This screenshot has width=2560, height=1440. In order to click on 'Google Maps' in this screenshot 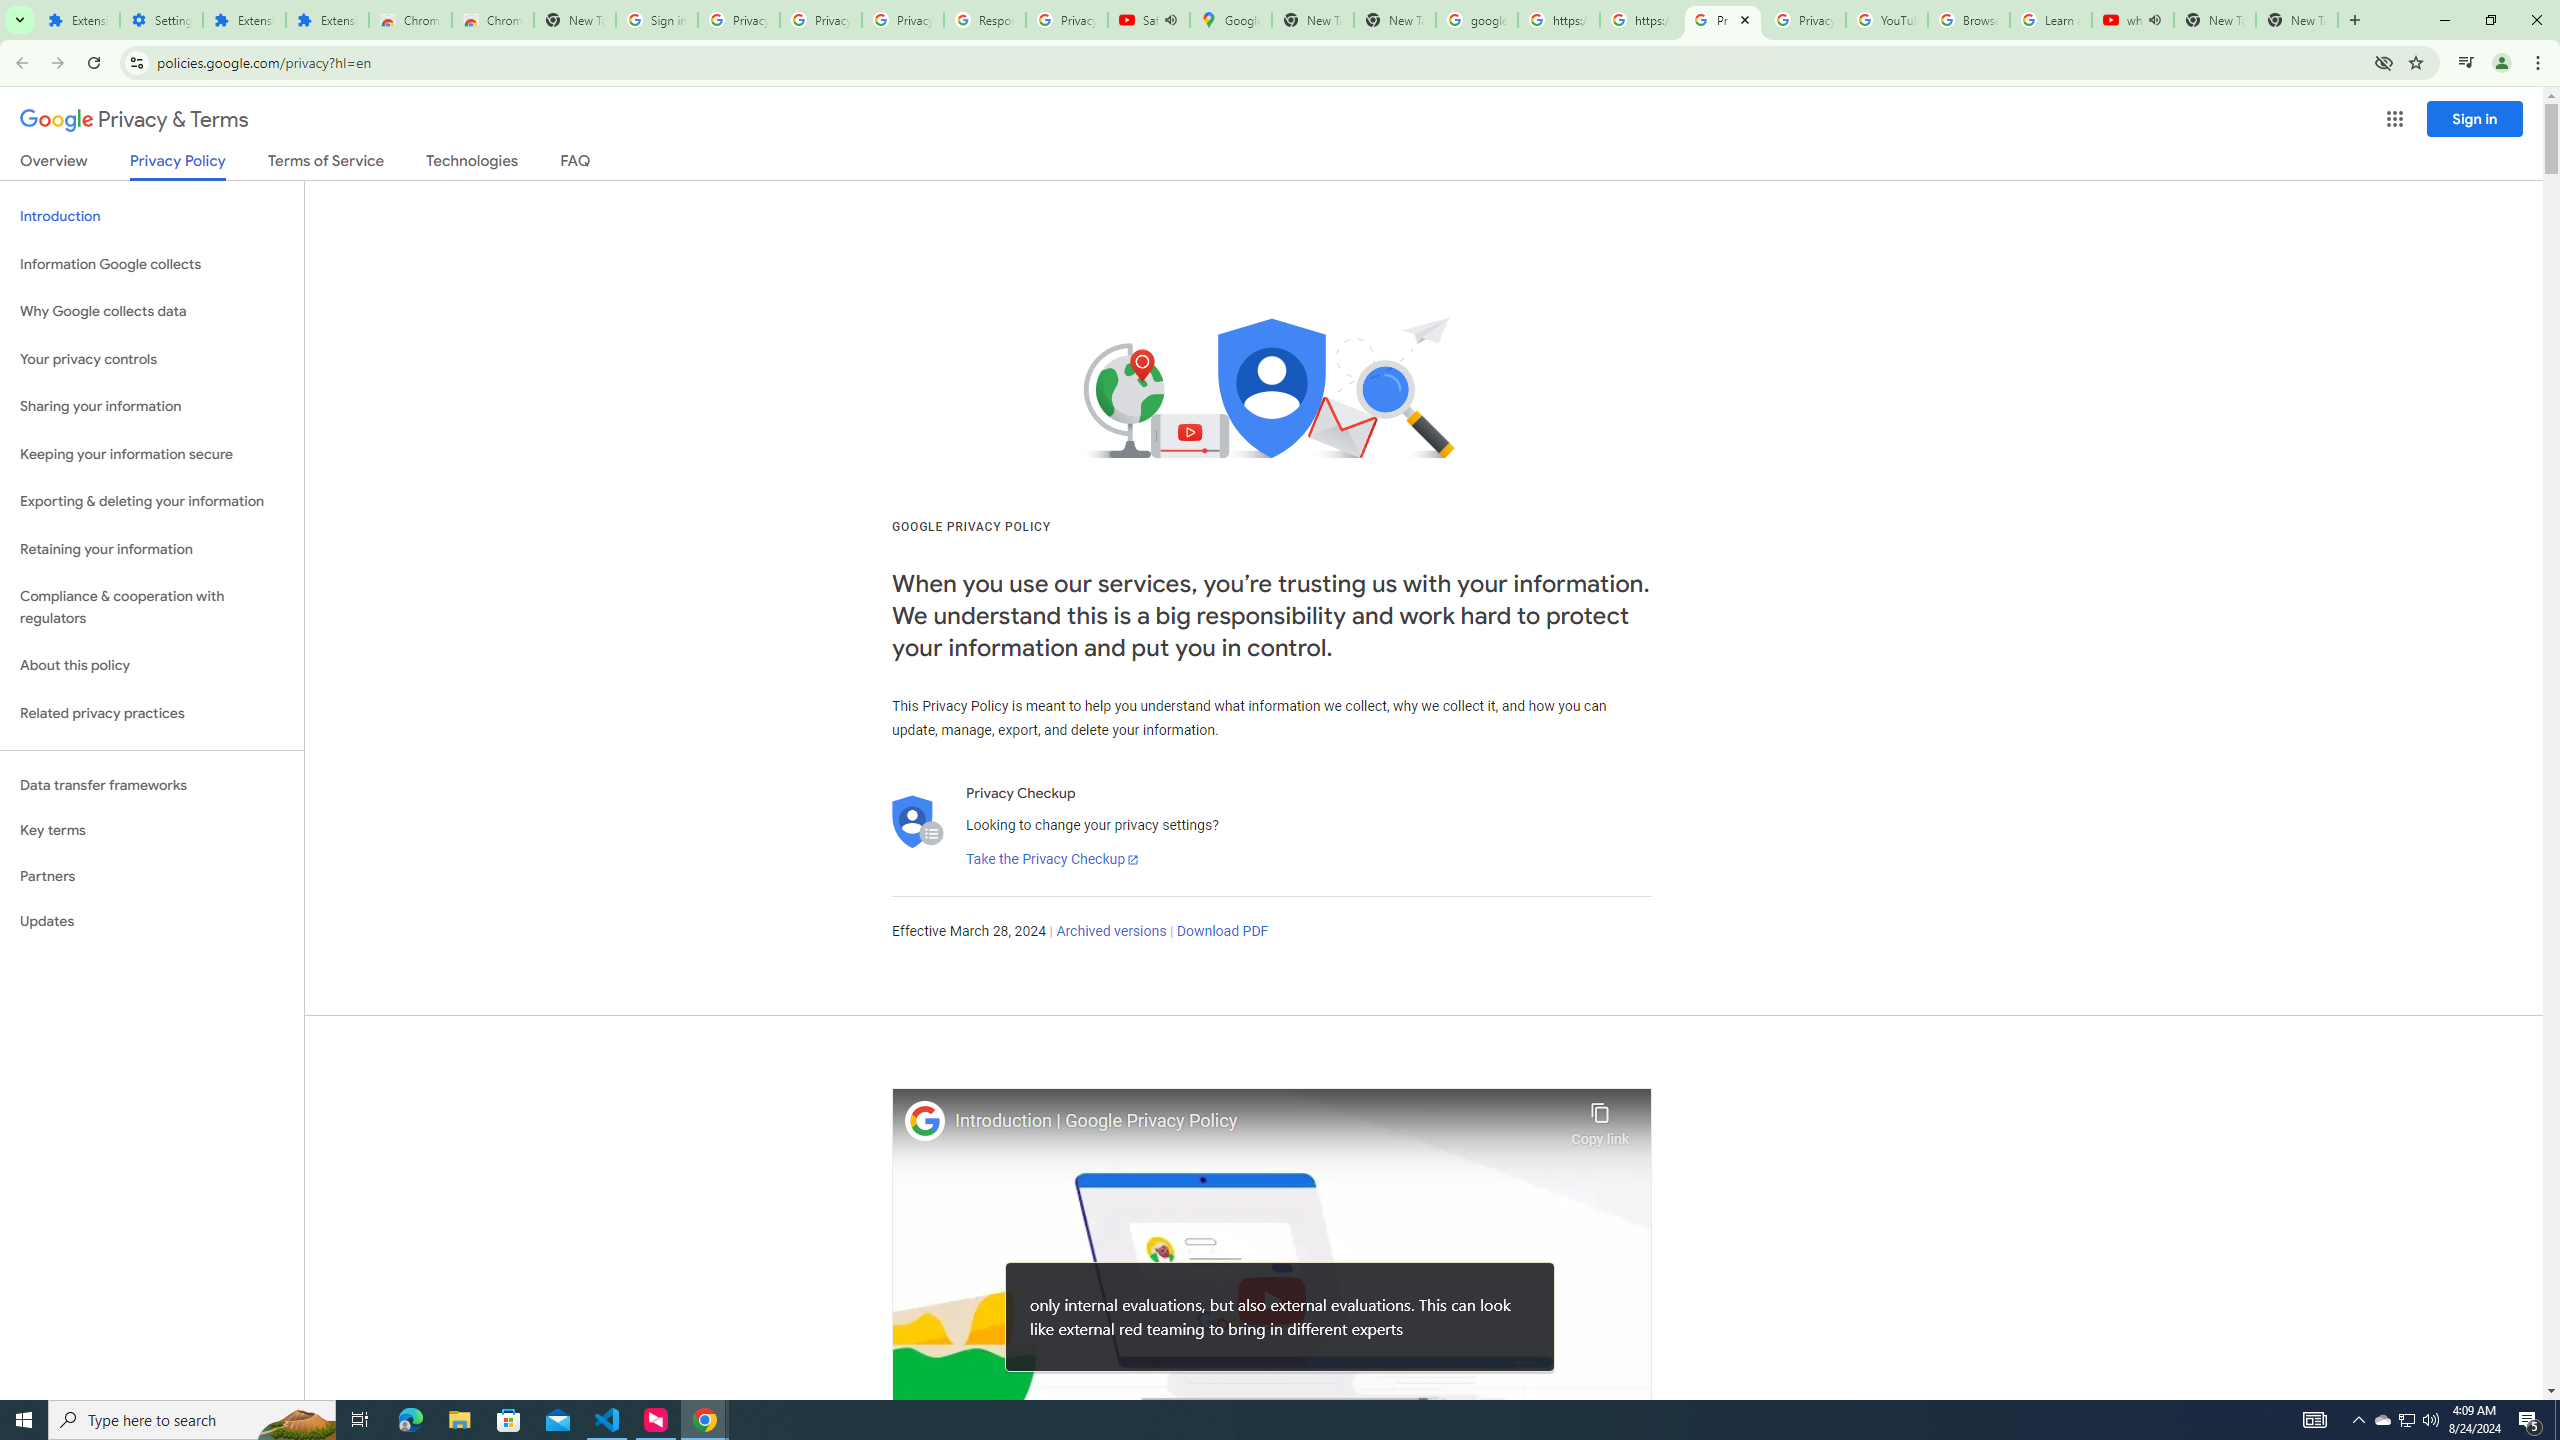, I will do `click(1230, 19)`.